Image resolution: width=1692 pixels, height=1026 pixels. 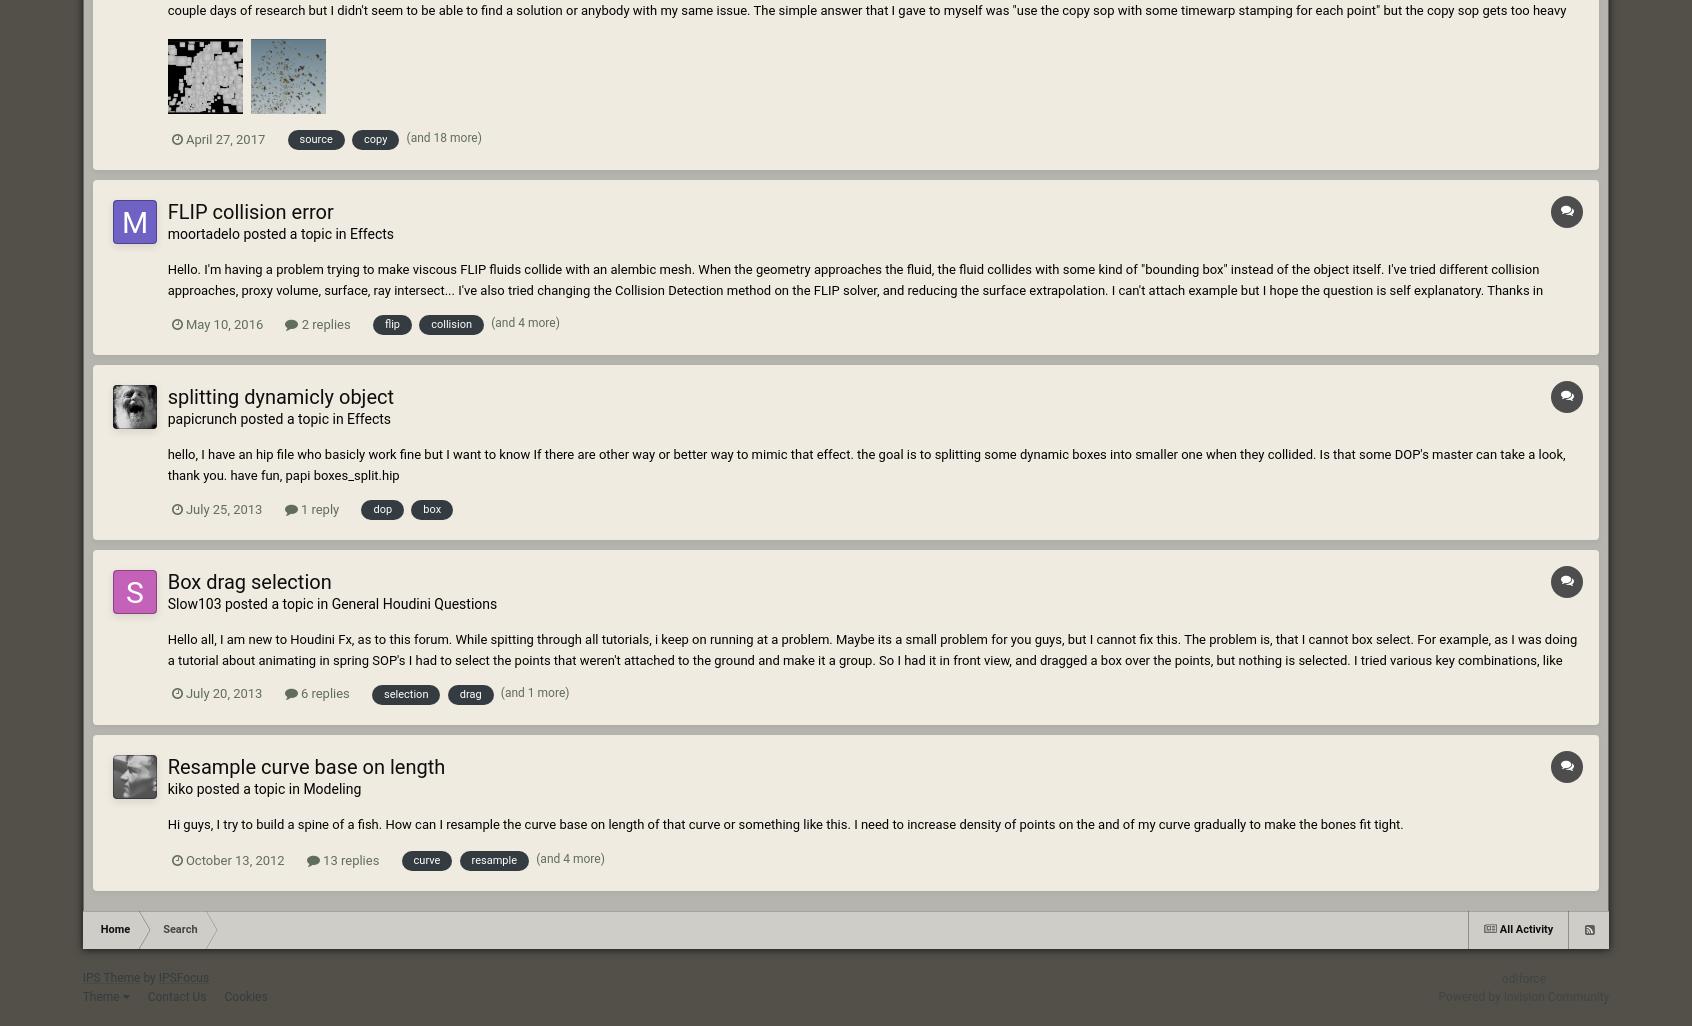 I want to click on 'drag', so click(x=469, y=692).